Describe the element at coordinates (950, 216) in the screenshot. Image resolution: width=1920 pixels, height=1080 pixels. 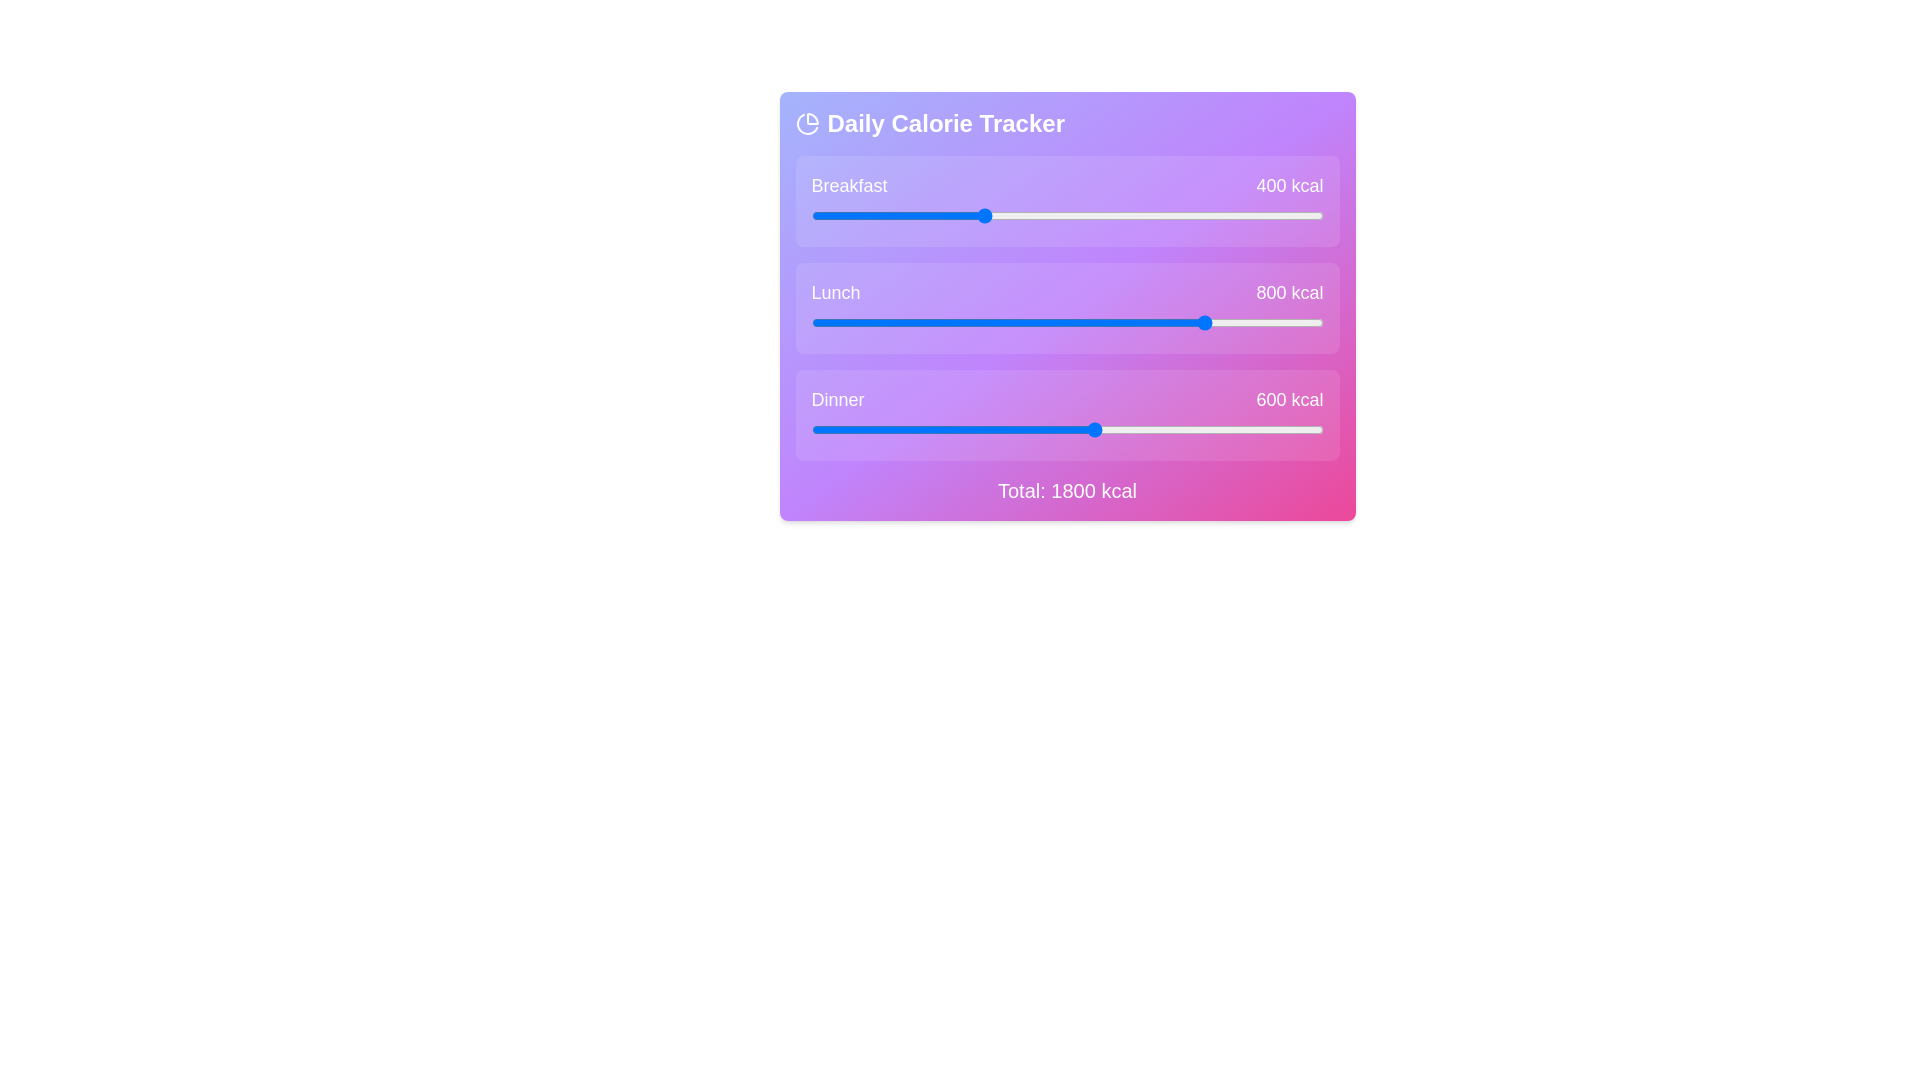
I see `the breakfast calorie value` at that location.